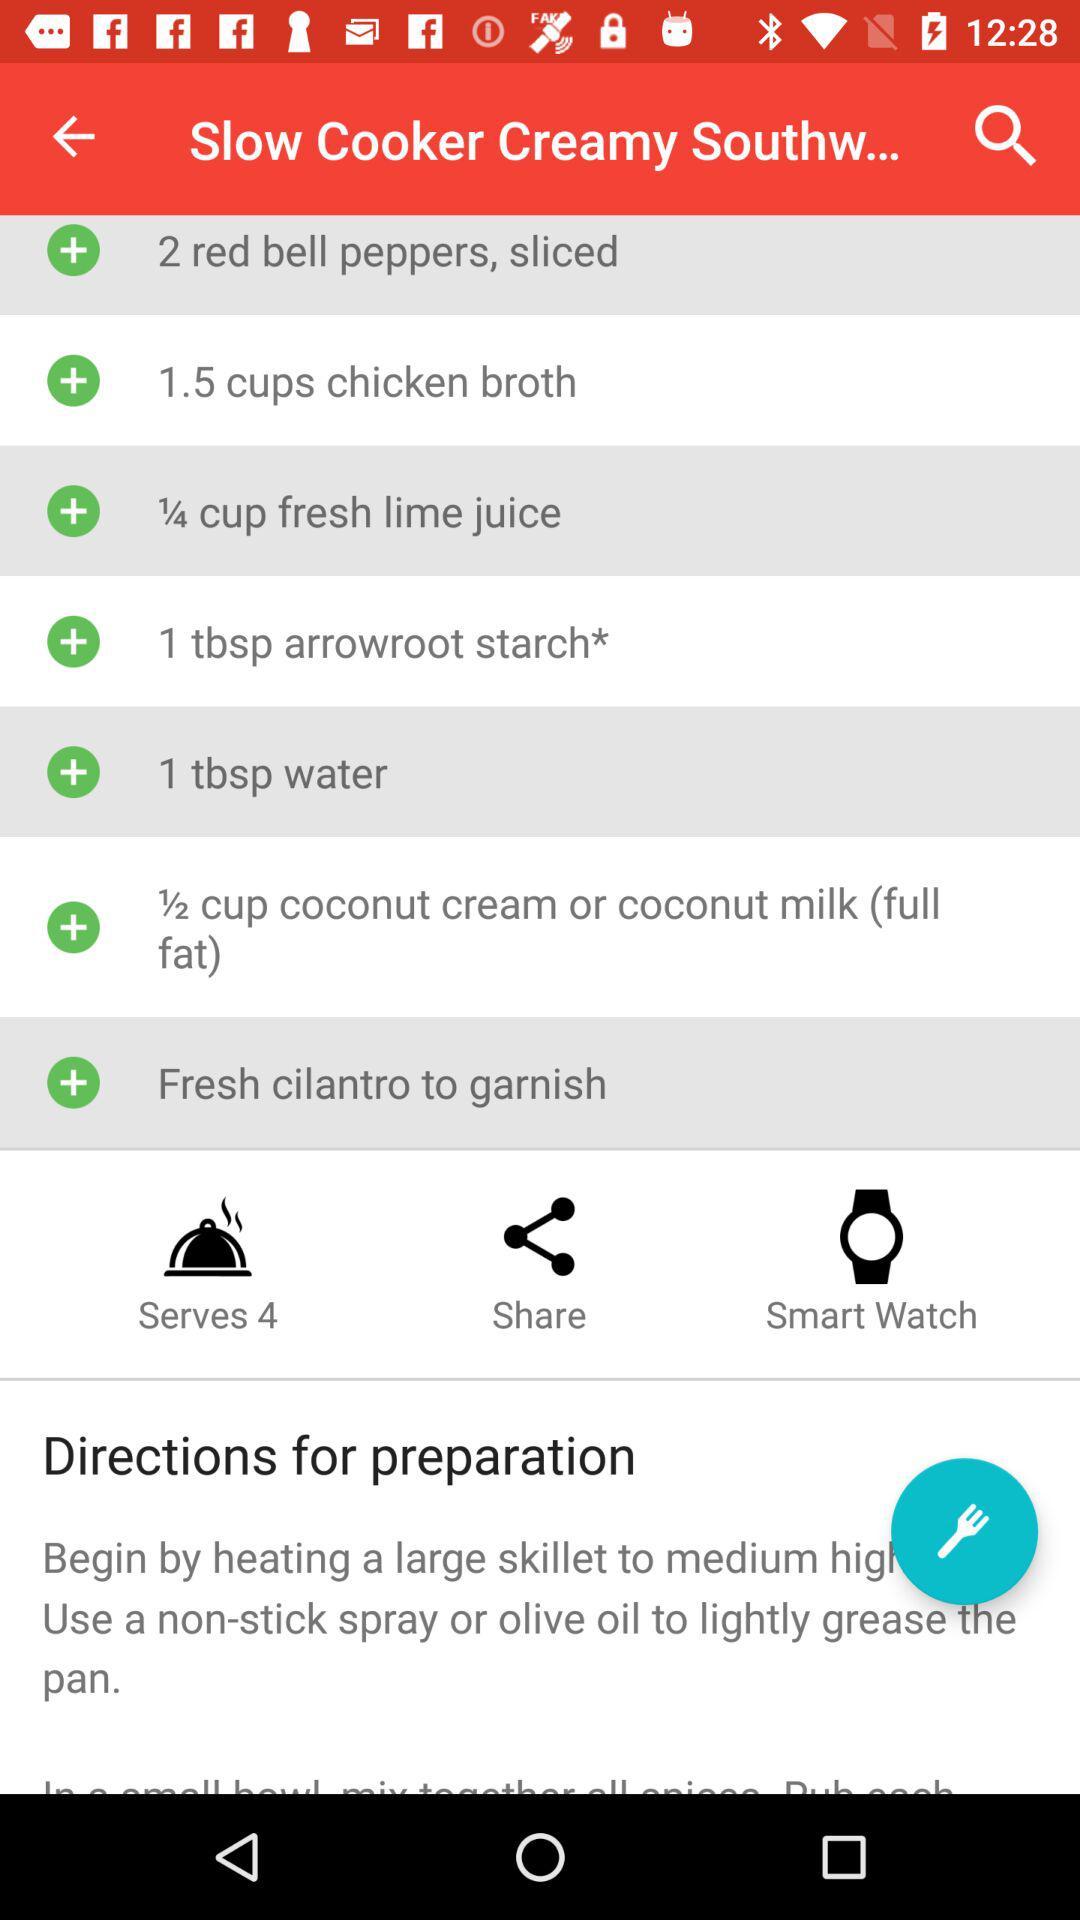 Image resolution: width=1080 pixels, height=1920 pixels. I want to click on the item next to slow cooker creamy, so click(1006, 135).